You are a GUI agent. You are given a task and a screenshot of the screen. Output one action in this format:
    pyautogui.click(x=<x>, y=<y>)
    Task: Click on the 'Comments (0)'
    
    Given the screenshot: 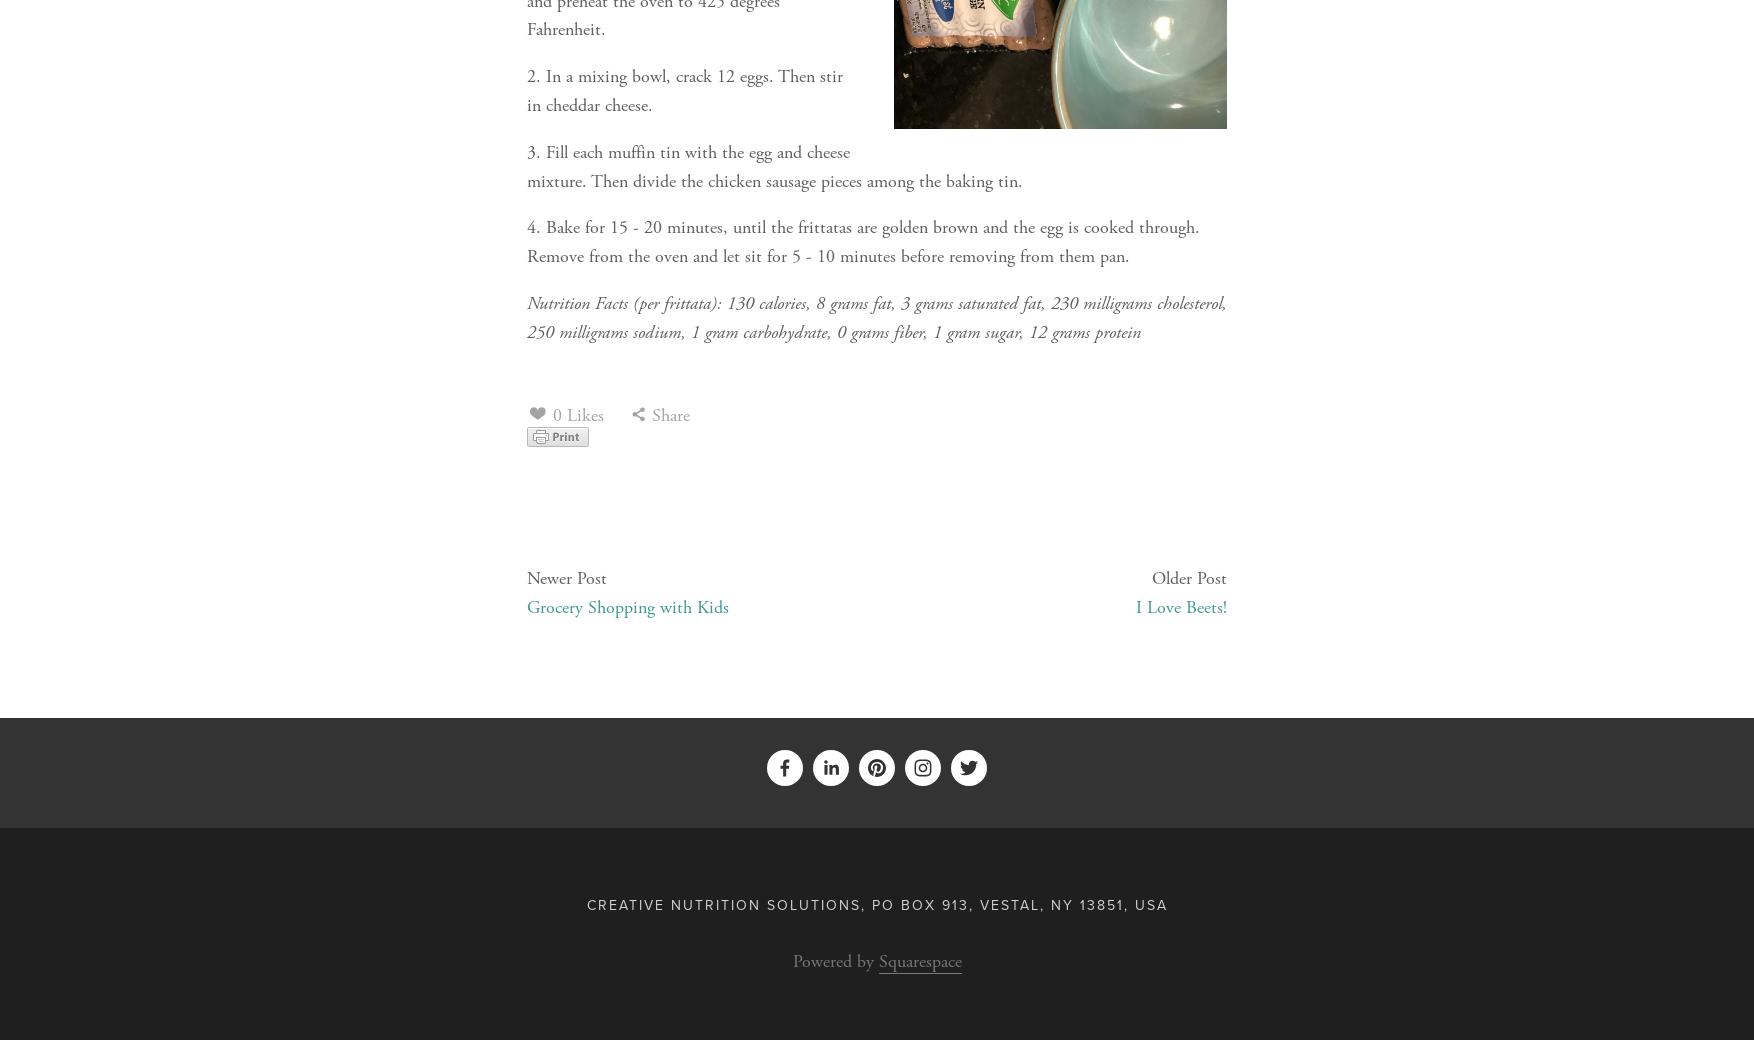 What is the action you would take?
    pyautogui.click(x=592, y=519)
    